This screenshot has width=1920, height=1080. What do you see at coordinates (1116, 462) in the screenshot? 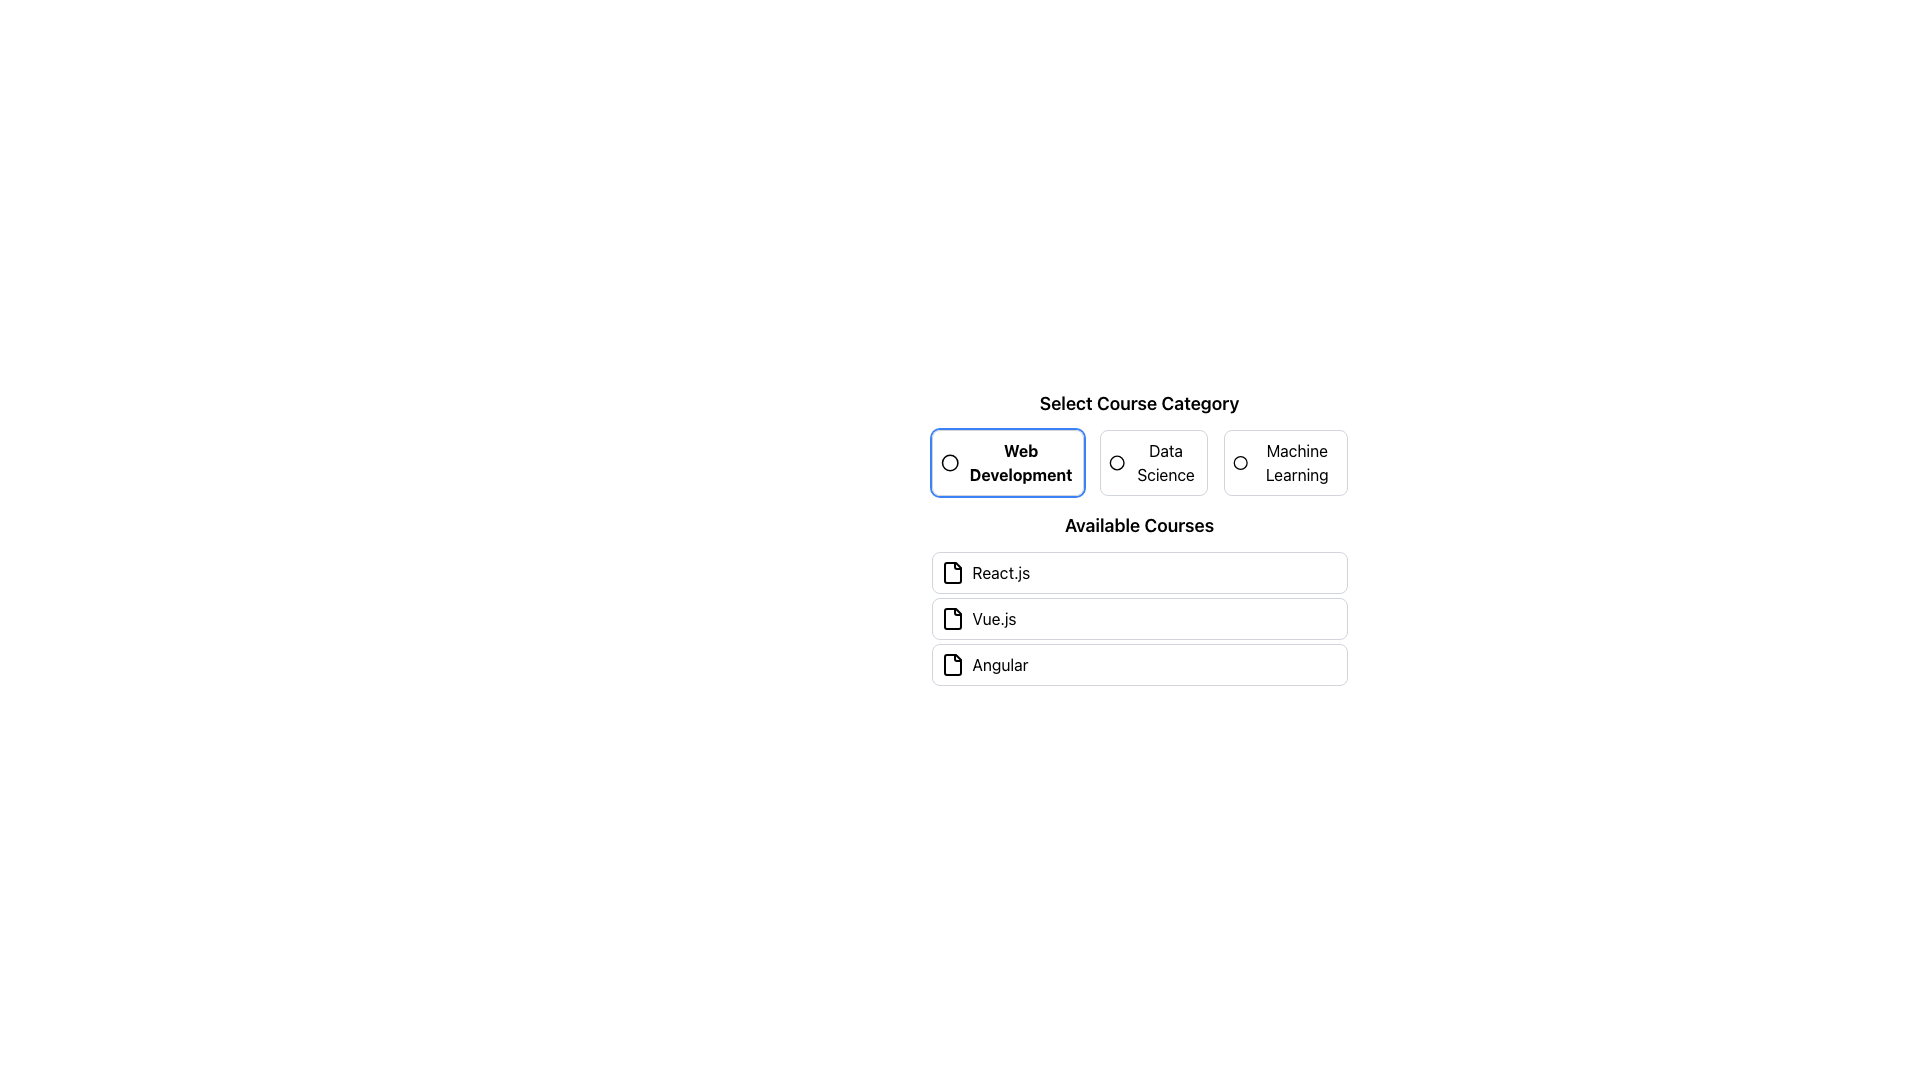
I see `the filled indicator circle representing the selection of the 'Data Science' category in the radio button group` at bounding box center [1116, 462].